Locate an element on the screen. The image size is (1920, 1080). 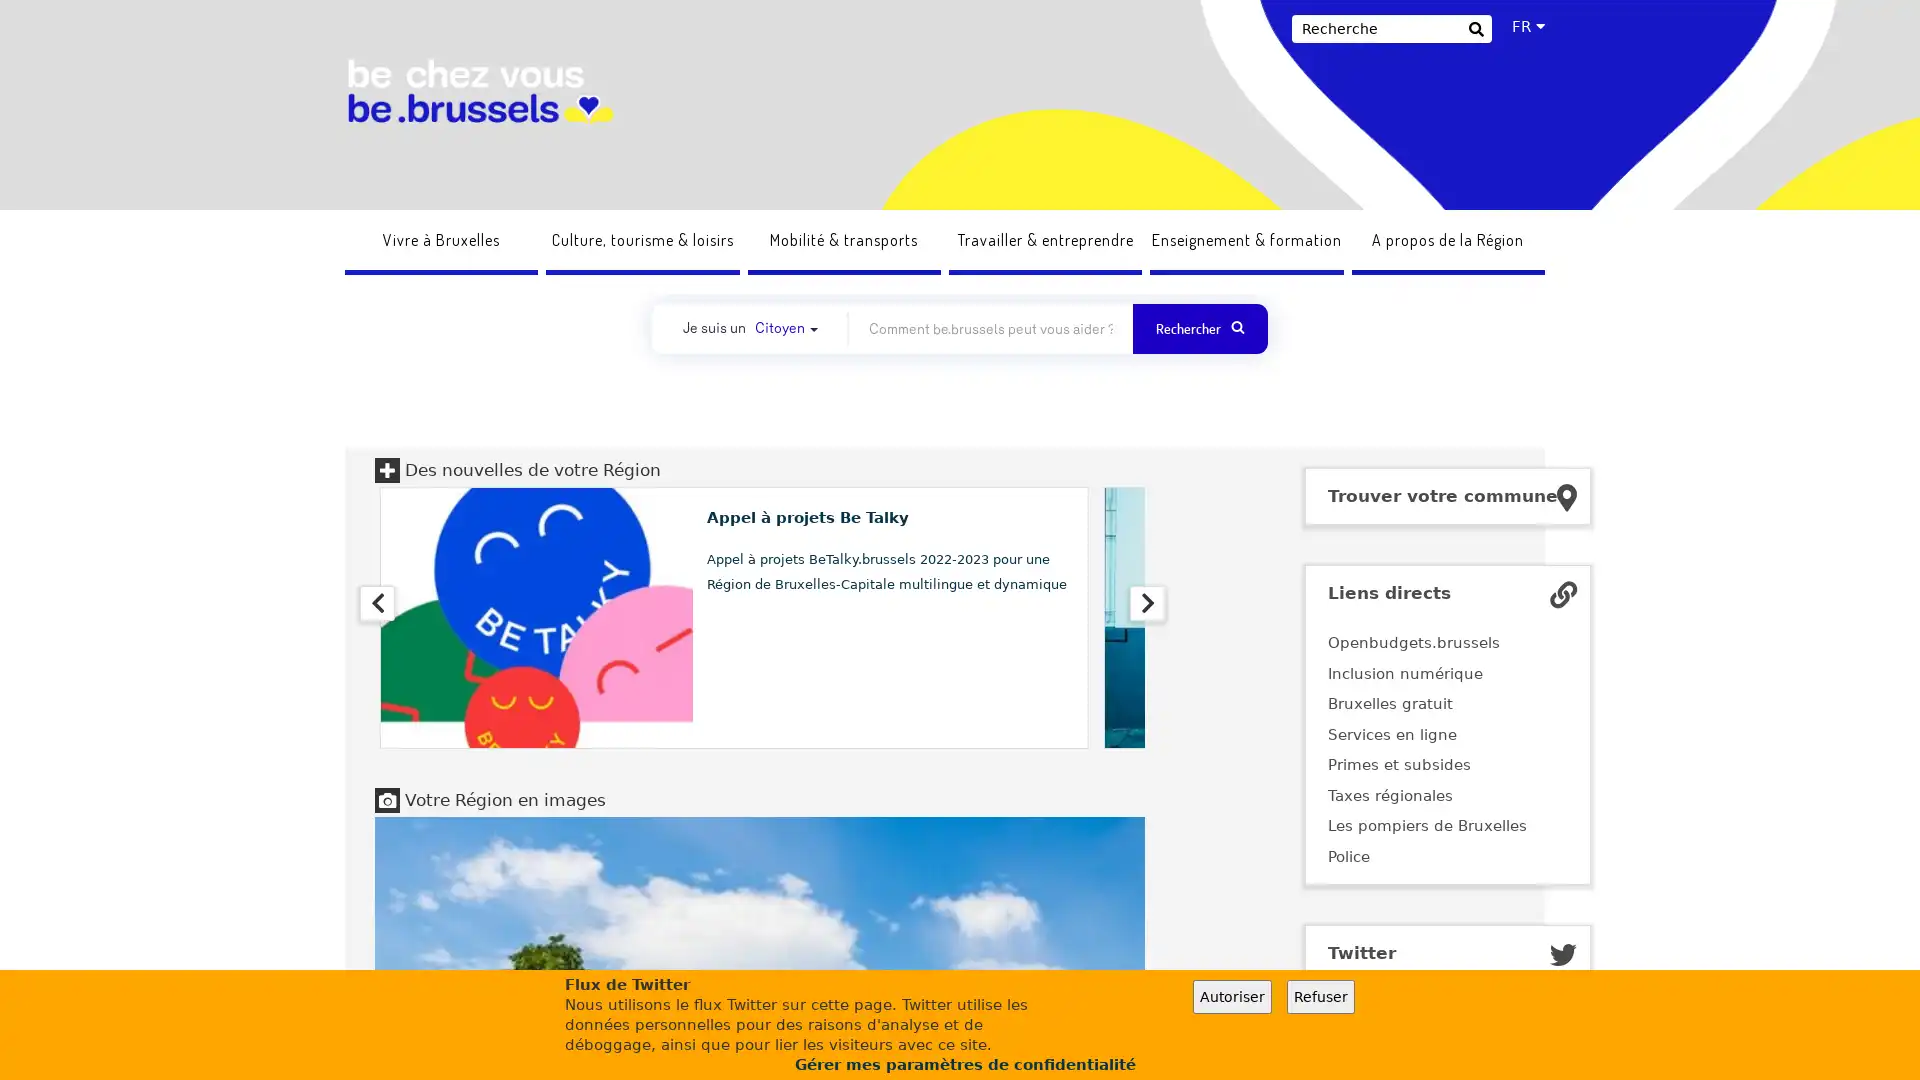
Rechercher is located at coordinates (1475, 31).